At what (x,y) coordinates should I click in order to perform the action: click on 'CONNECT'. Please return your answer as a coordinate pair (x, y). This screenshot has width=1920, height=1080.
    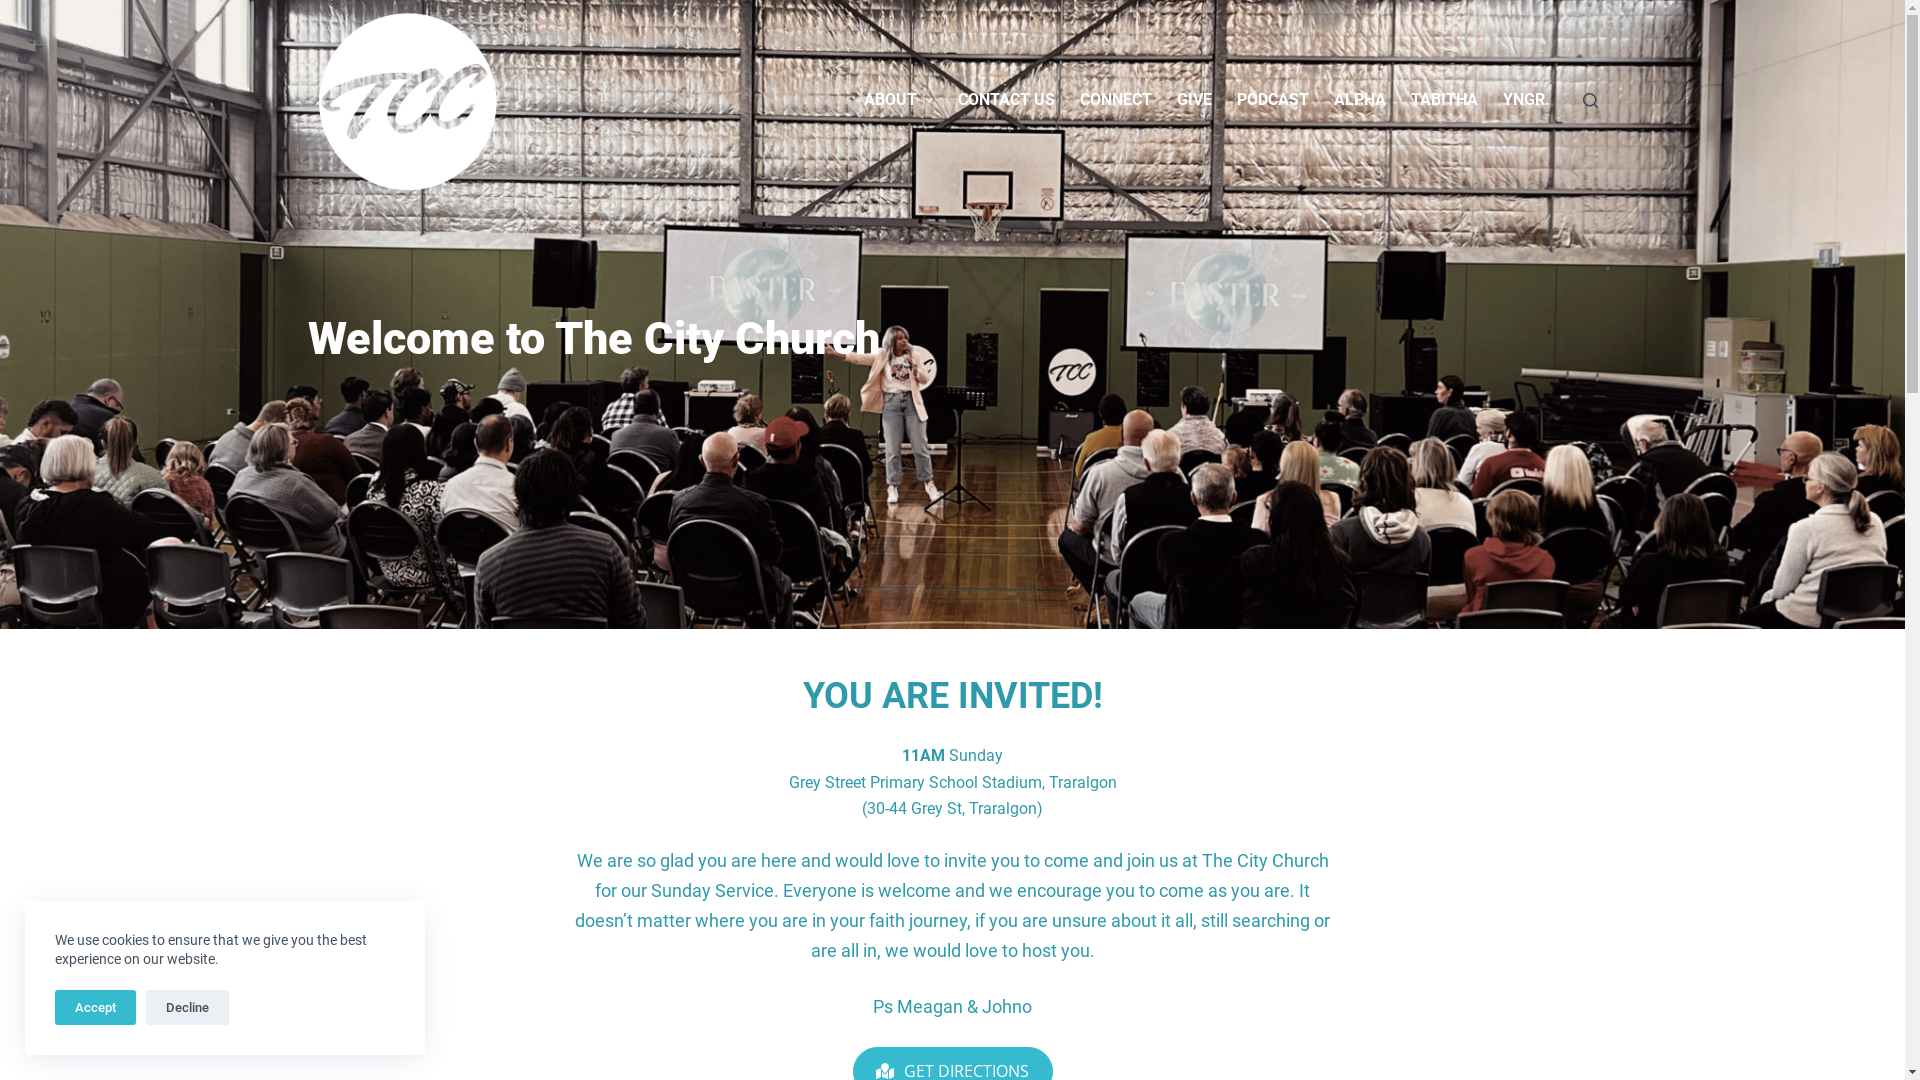
    Looking at the image, I should click on (1067, 100).